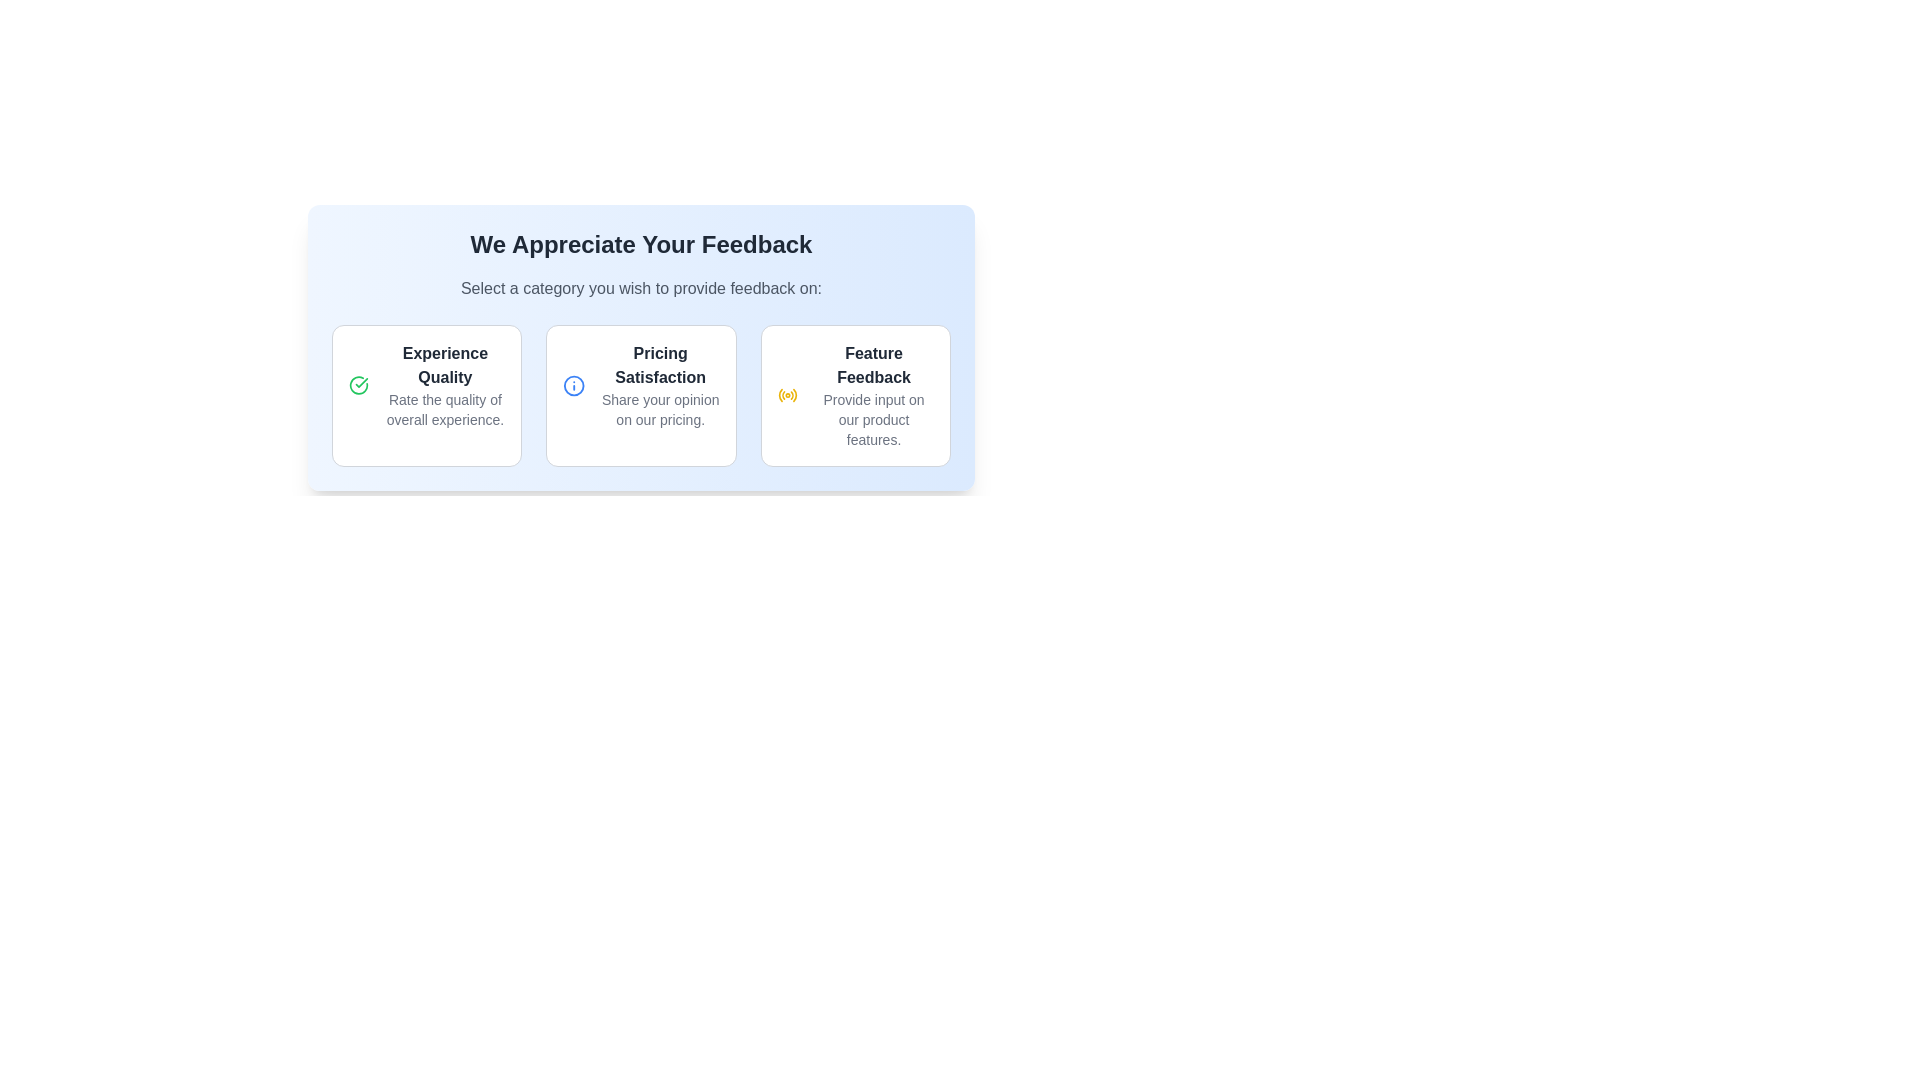  I want to click on the 'Pricing Satisfaction' information display element, which features a bold heading and a smaller description text, positioned in the center of the feedback section layout, so click(660, 385).